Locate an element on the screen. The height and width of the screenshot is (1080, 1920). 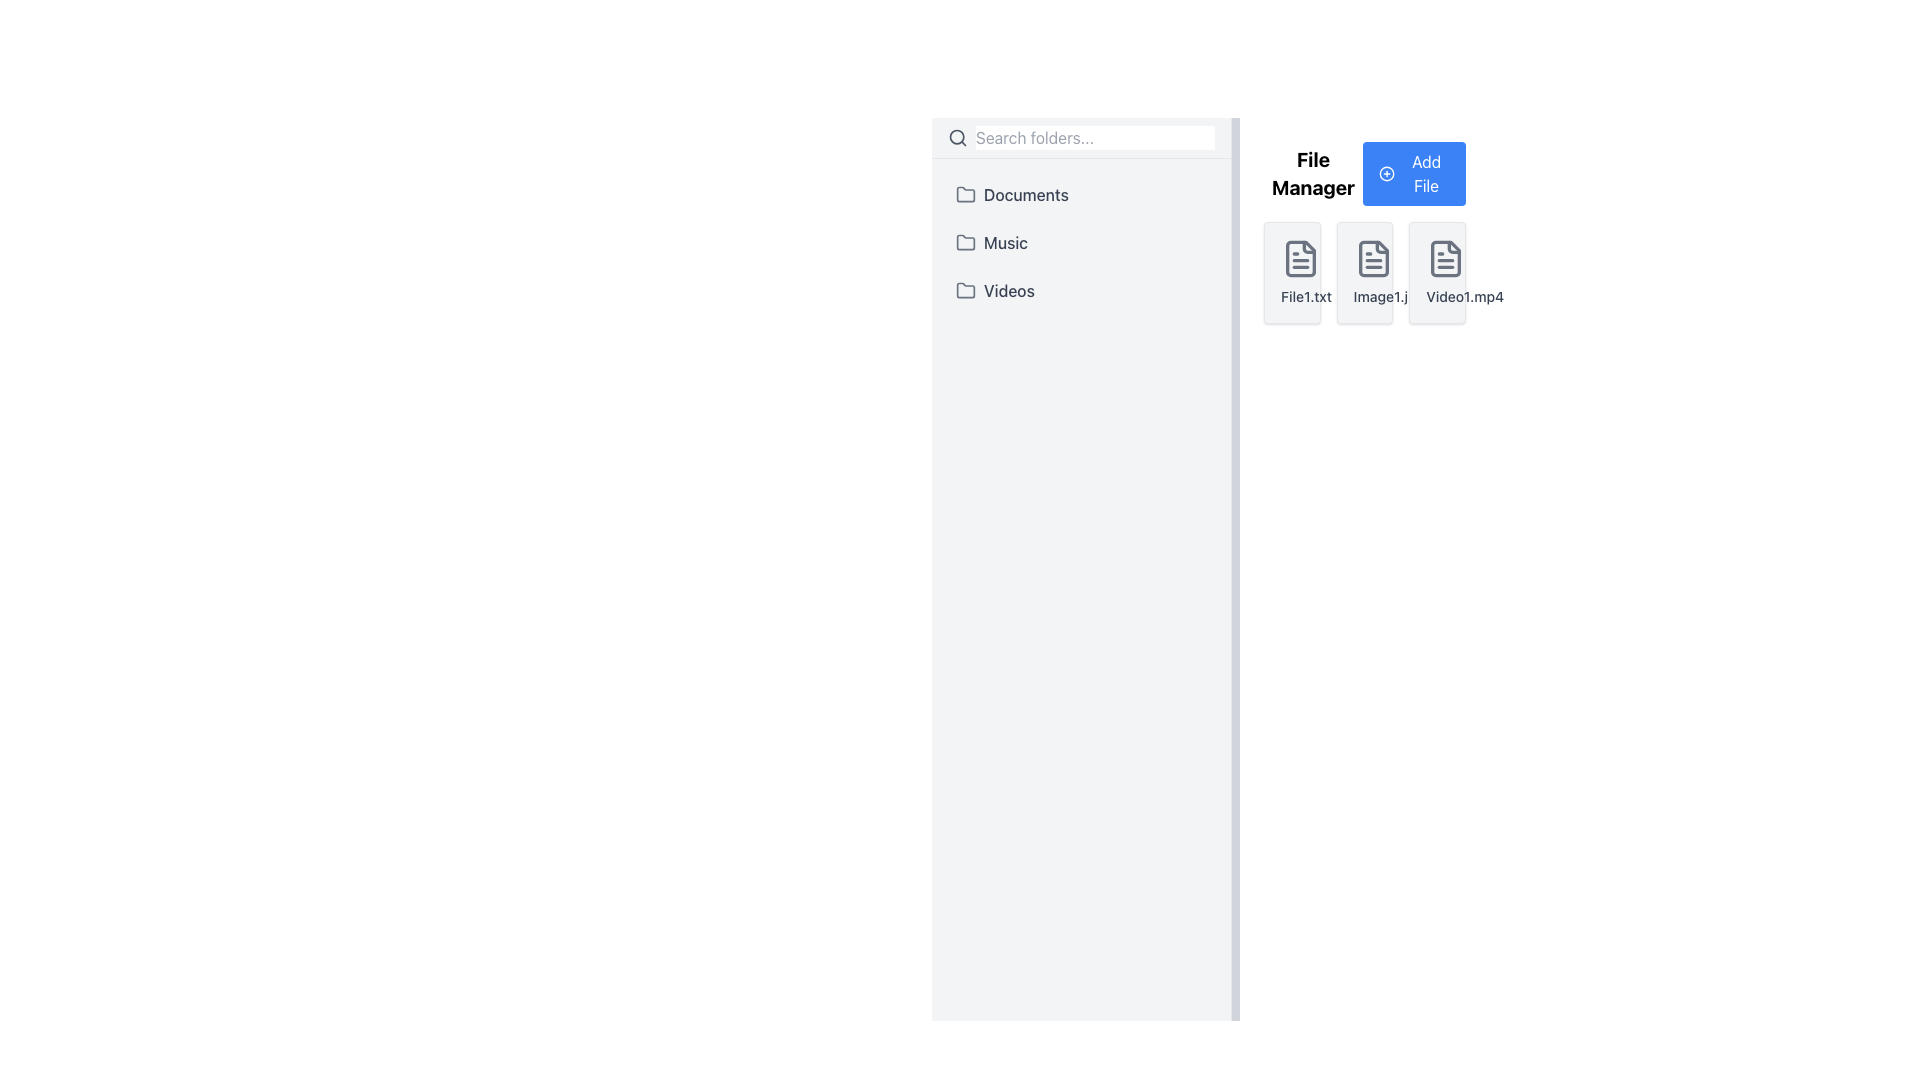
to select the 'Music' folder, which is the second item in the vertical list of folder entries in the left sidebar of the file navigation panel is located at coordinates (1080, 242).